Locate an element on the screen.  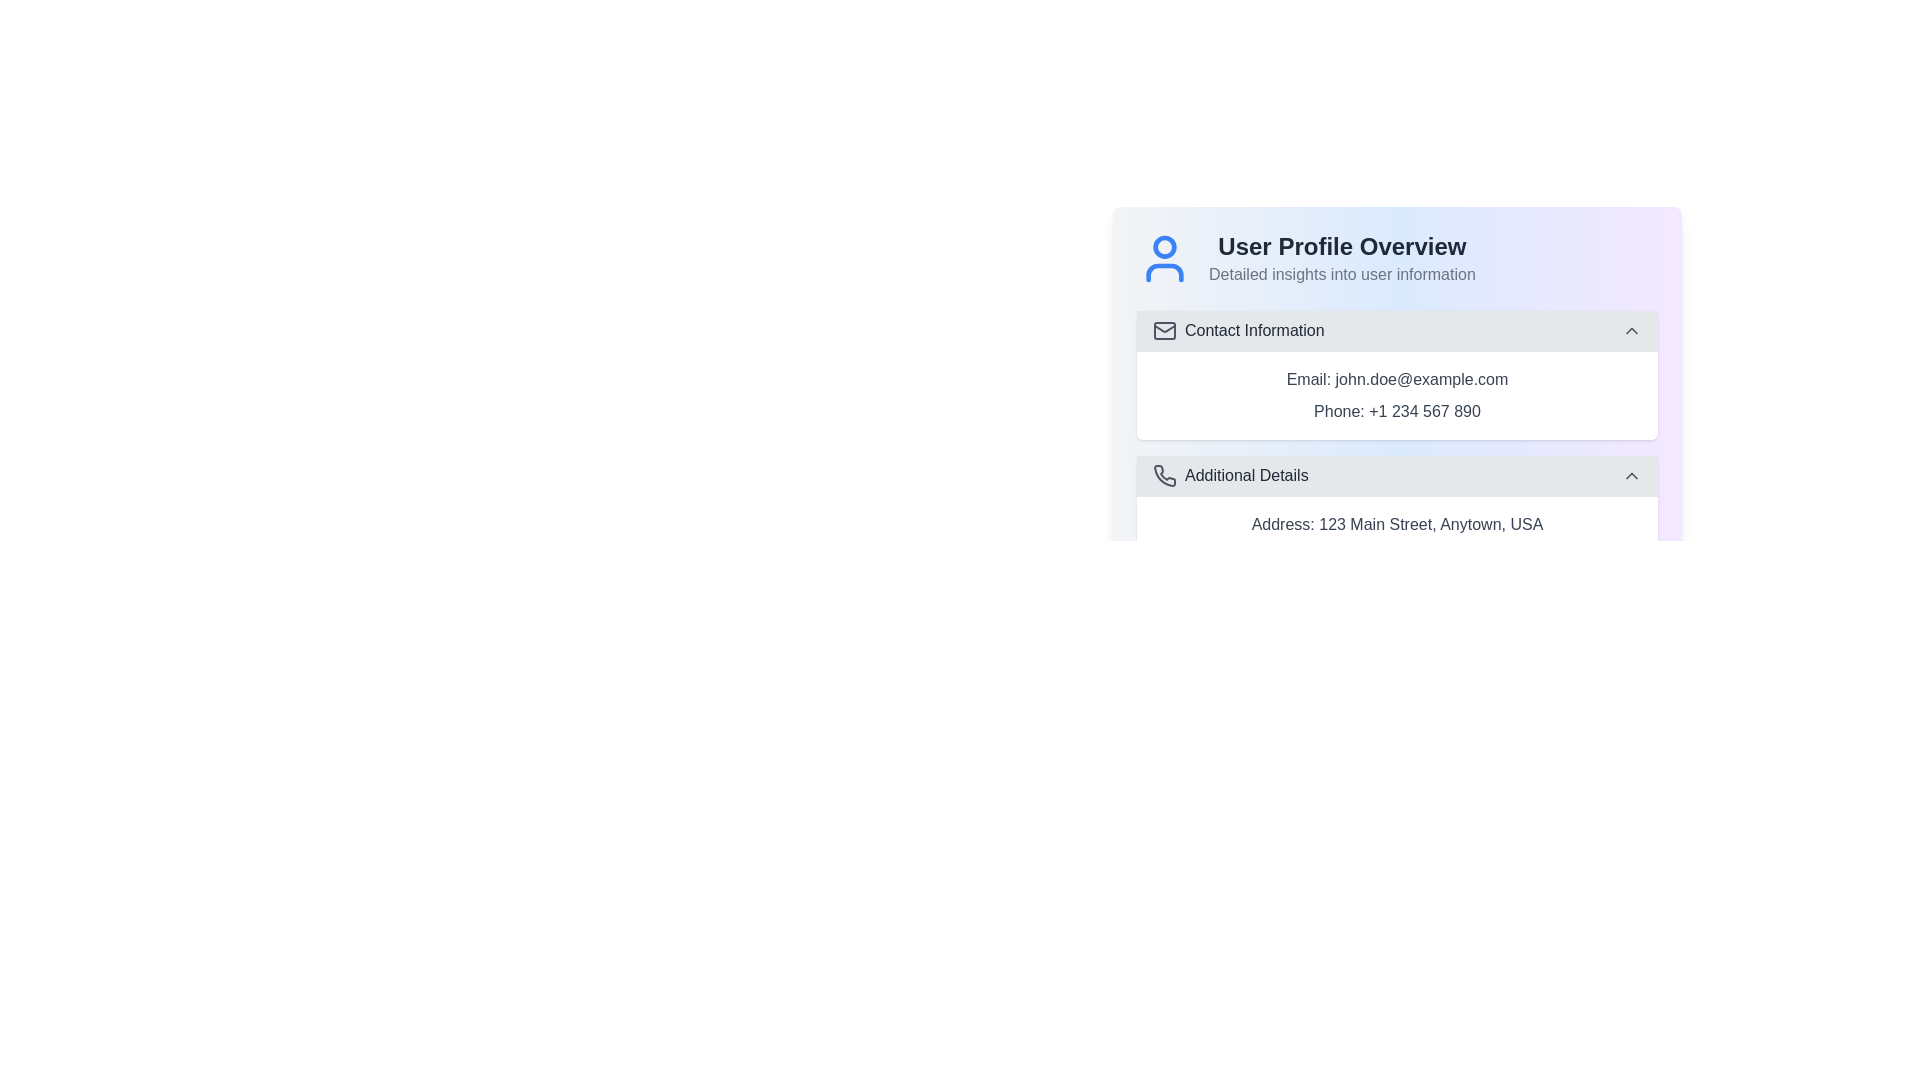
the gray email icon, which is 24x24 pixels in size, located next to the 'Contact Information' text in the 'User Profile Overview' page is located at coordinates (1165, 330).